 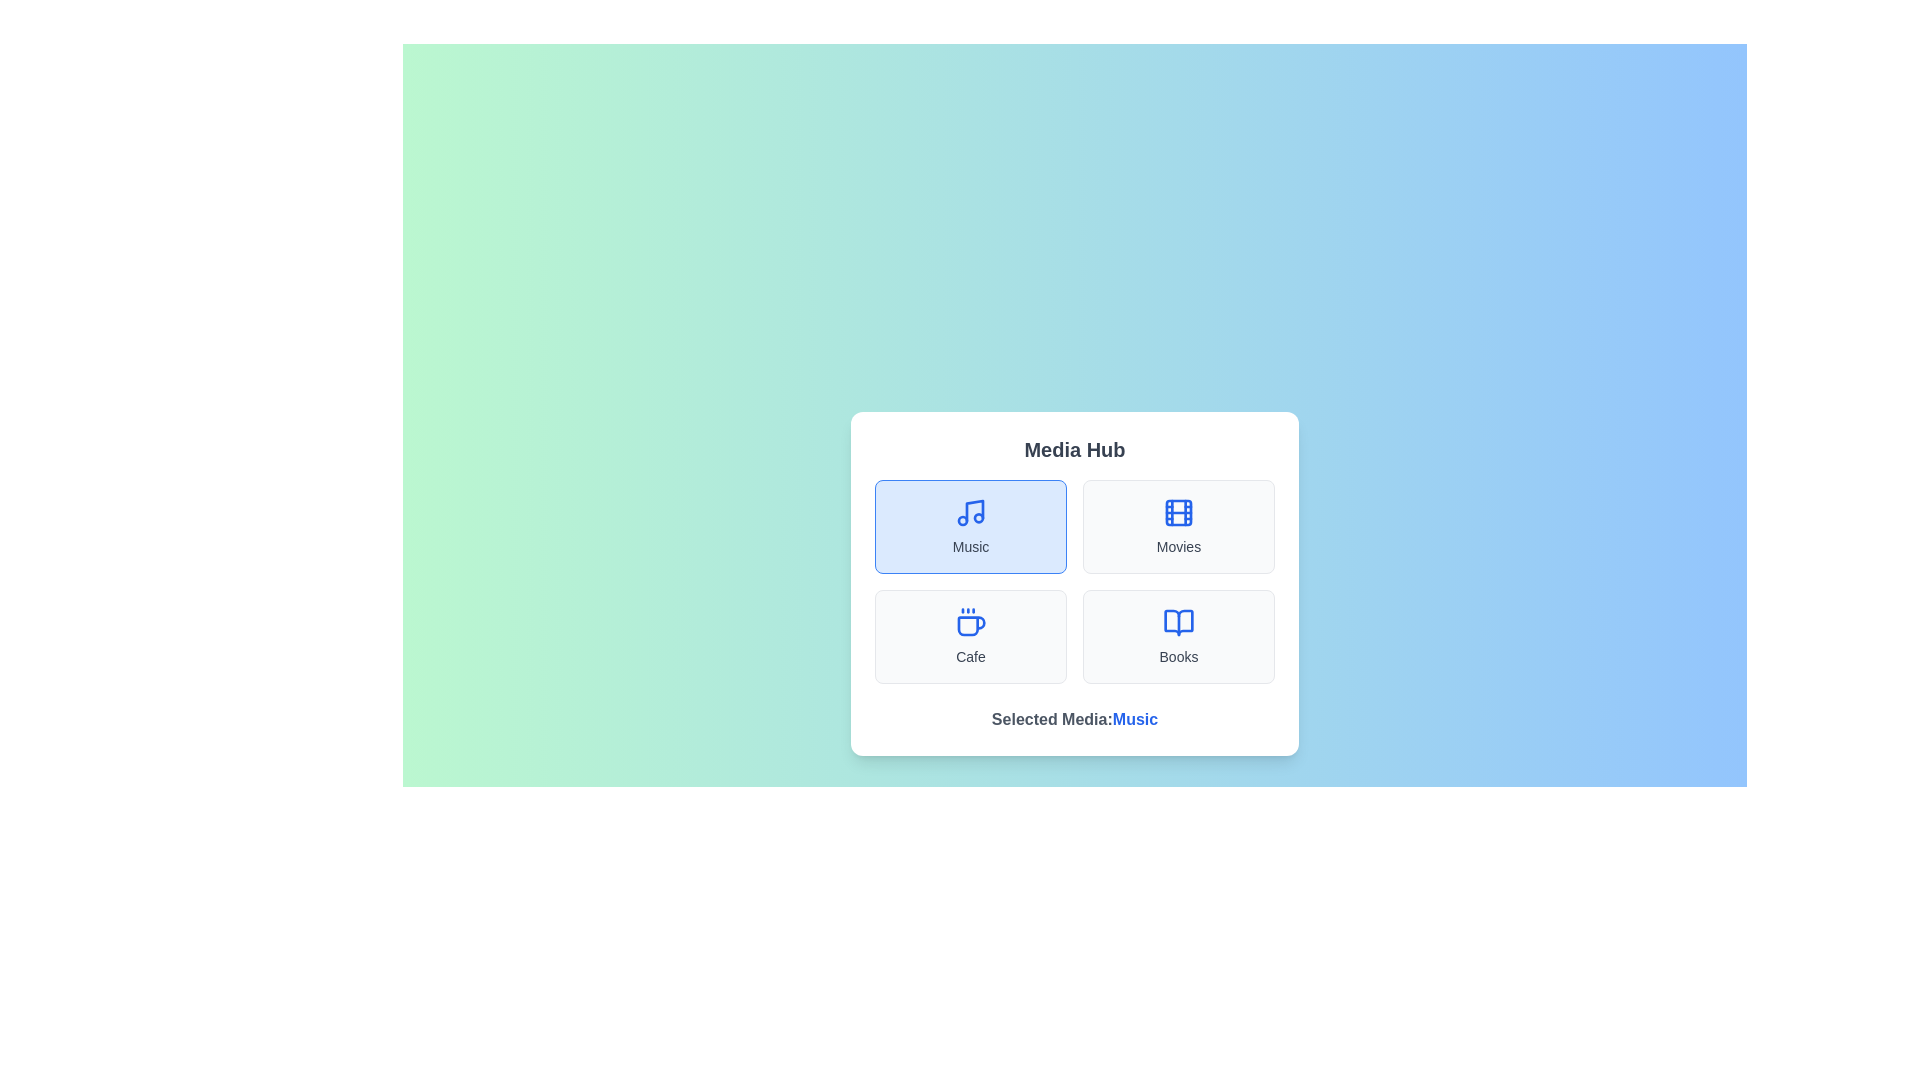 What do you see at coordinates (1135, 718) in the screenshot?
I see `the text content of the element displaying the selected item` at bounding box center [1135, 718].